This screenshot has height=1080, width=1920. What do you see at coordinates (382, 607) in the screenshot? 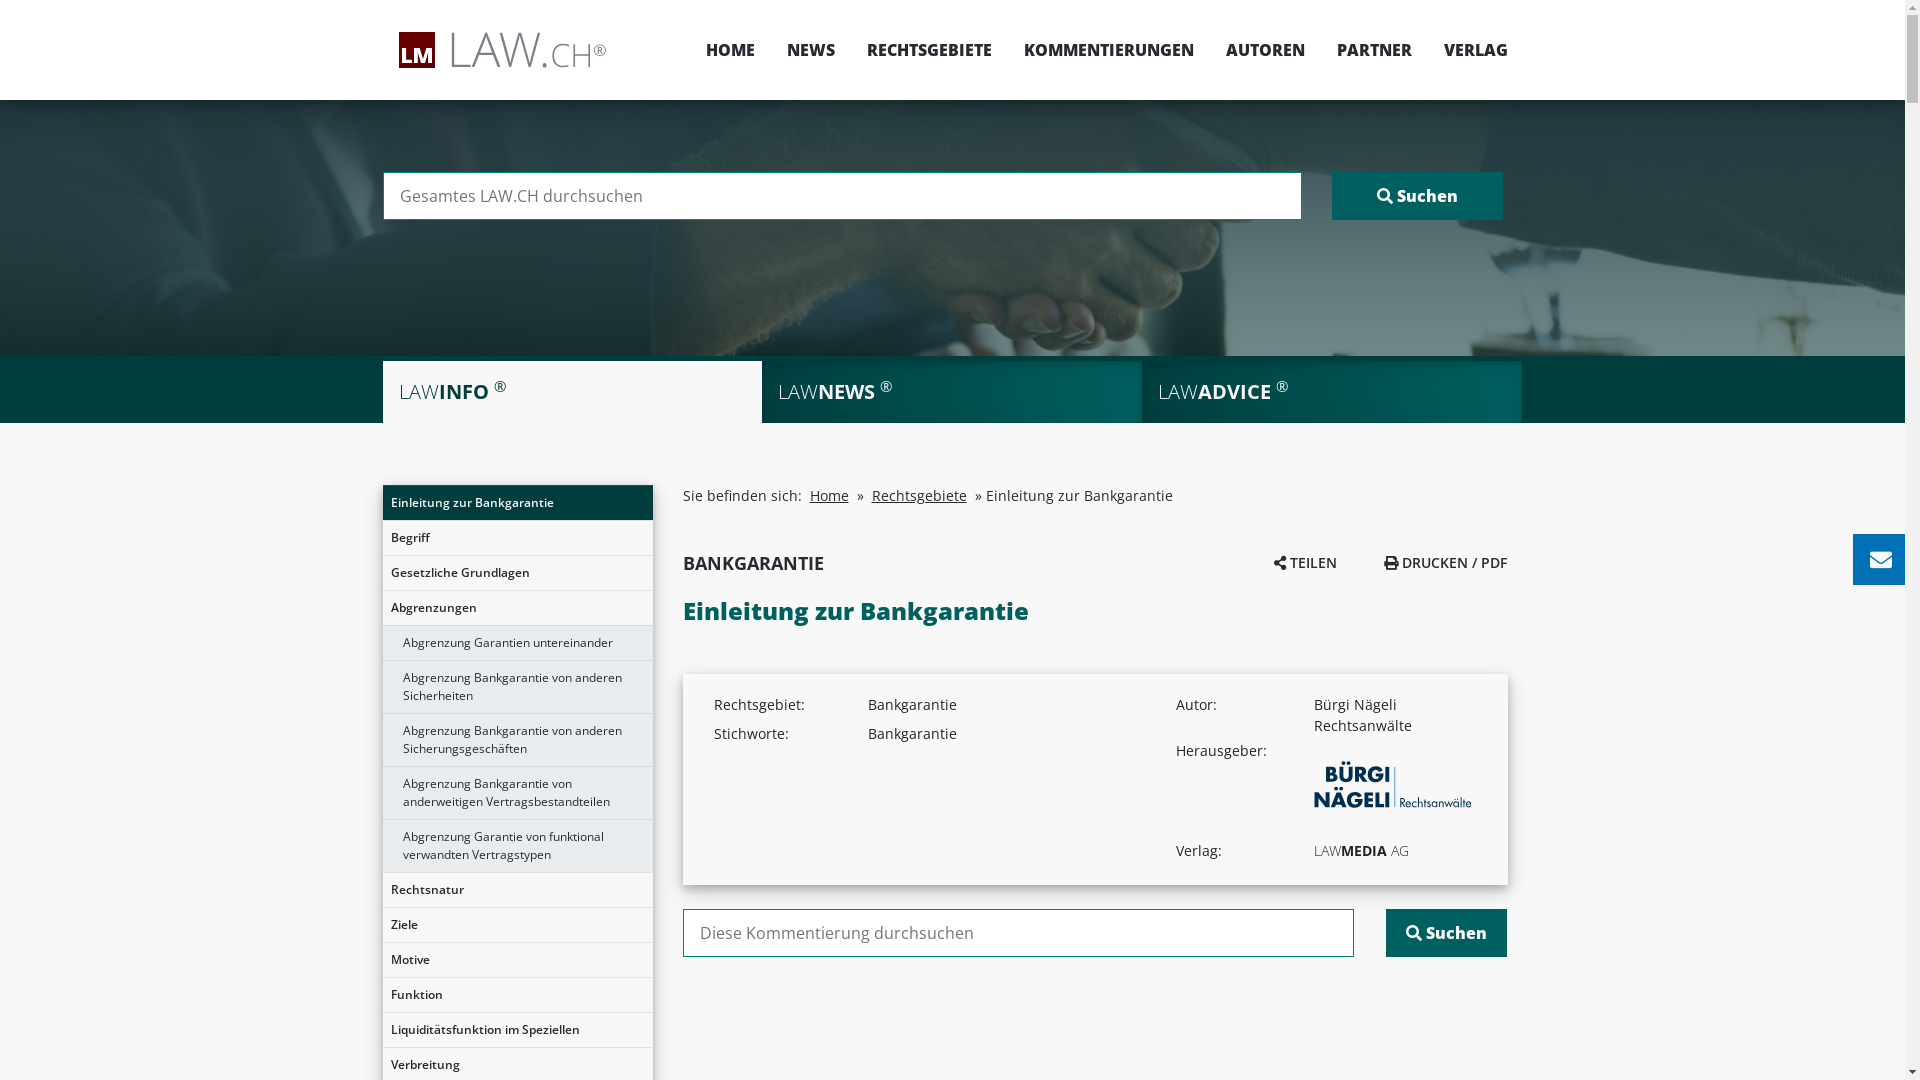
I see `'Abgrenzungen'` at bounding box center [382, 607].